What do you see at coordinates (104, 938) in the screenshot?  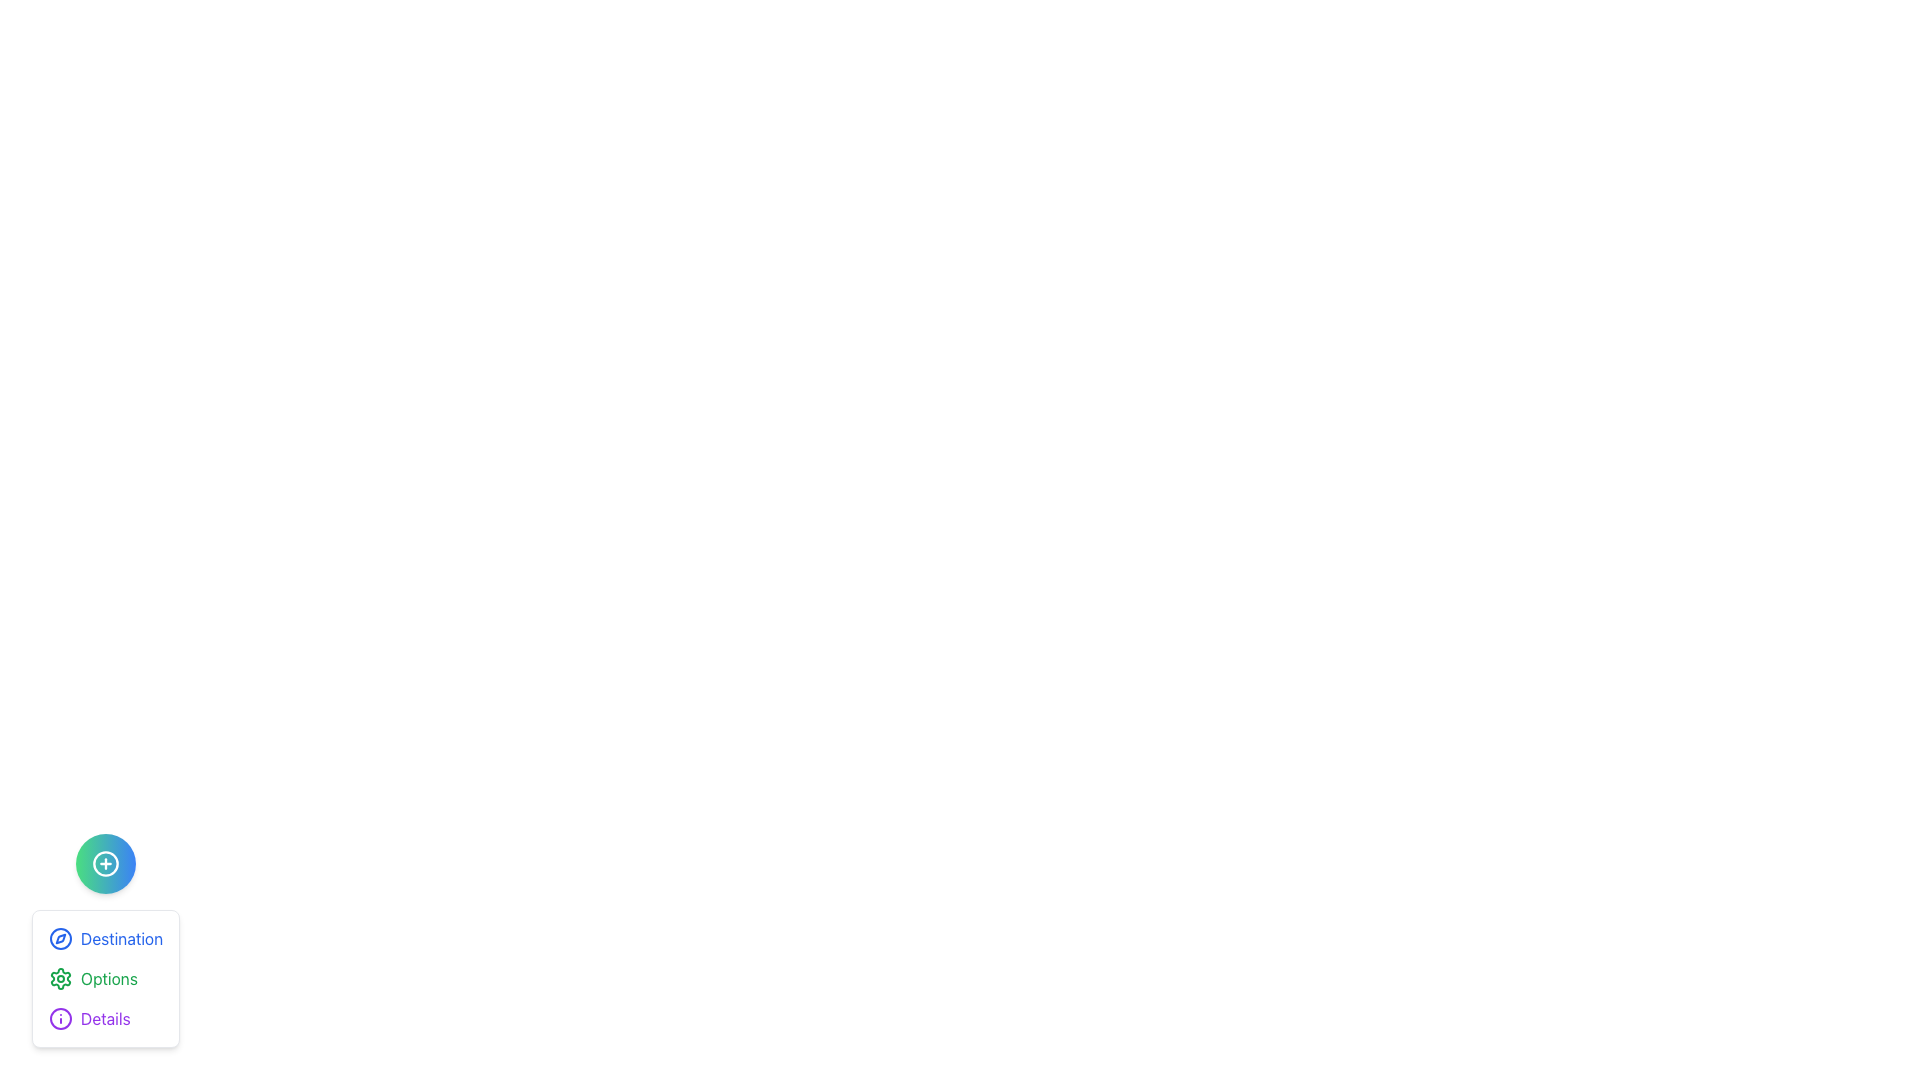 I see `the Interactive Text Link labeled 'Destination' with a compass icon` at bounding box center [104, 938].